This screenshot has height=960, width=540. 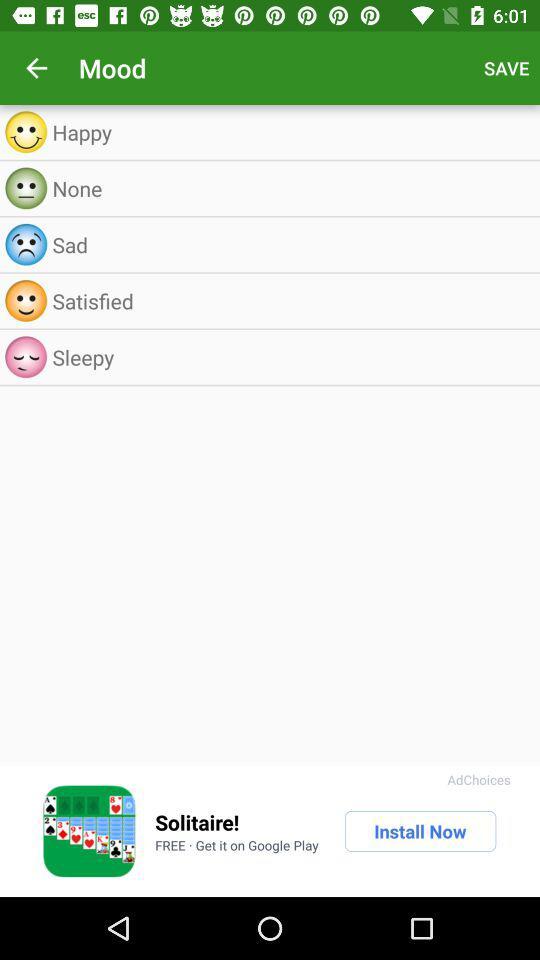 I want to click on the icon above free get it, so click(x=197, y=822).